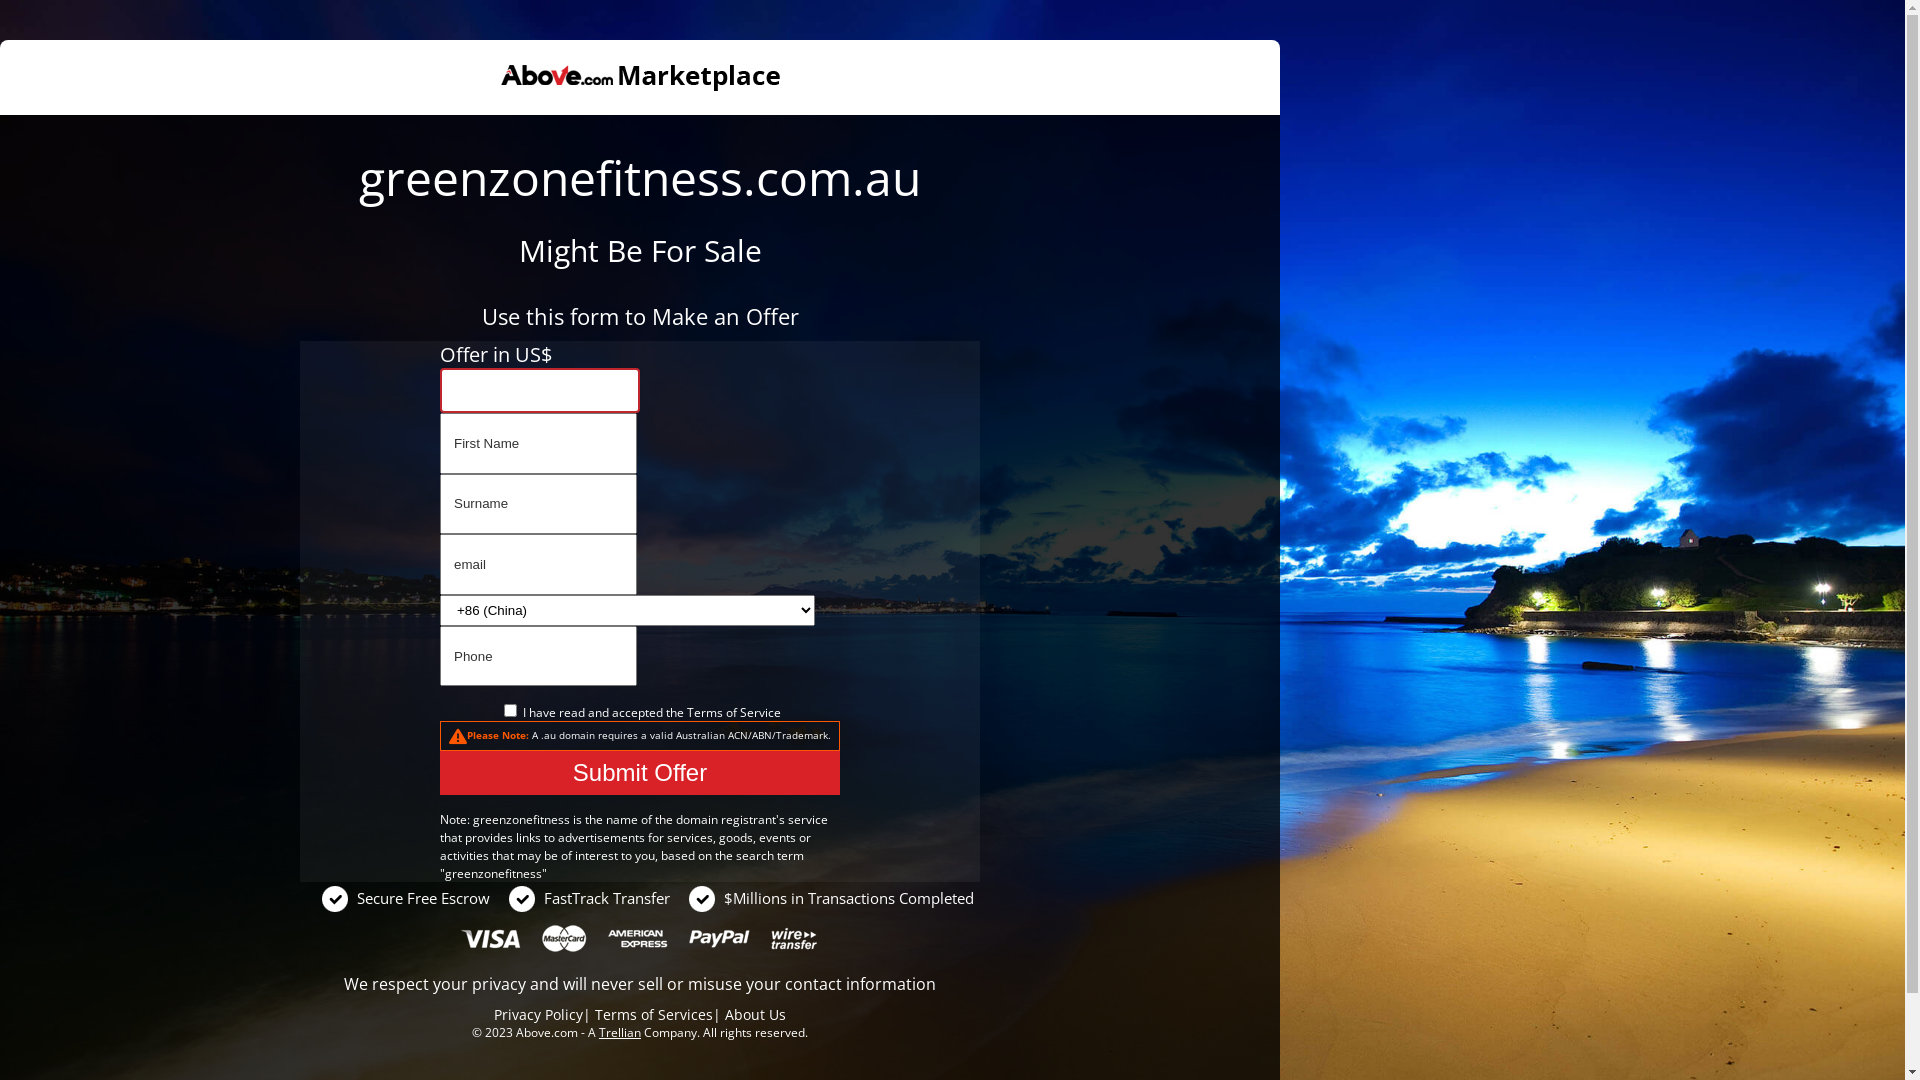 This screenshot has height=1080, width=1920. What do you see at coordinates (618, 1032) in the screenshot?
I see `'Trellian'` at bounding box center [618, 1032].